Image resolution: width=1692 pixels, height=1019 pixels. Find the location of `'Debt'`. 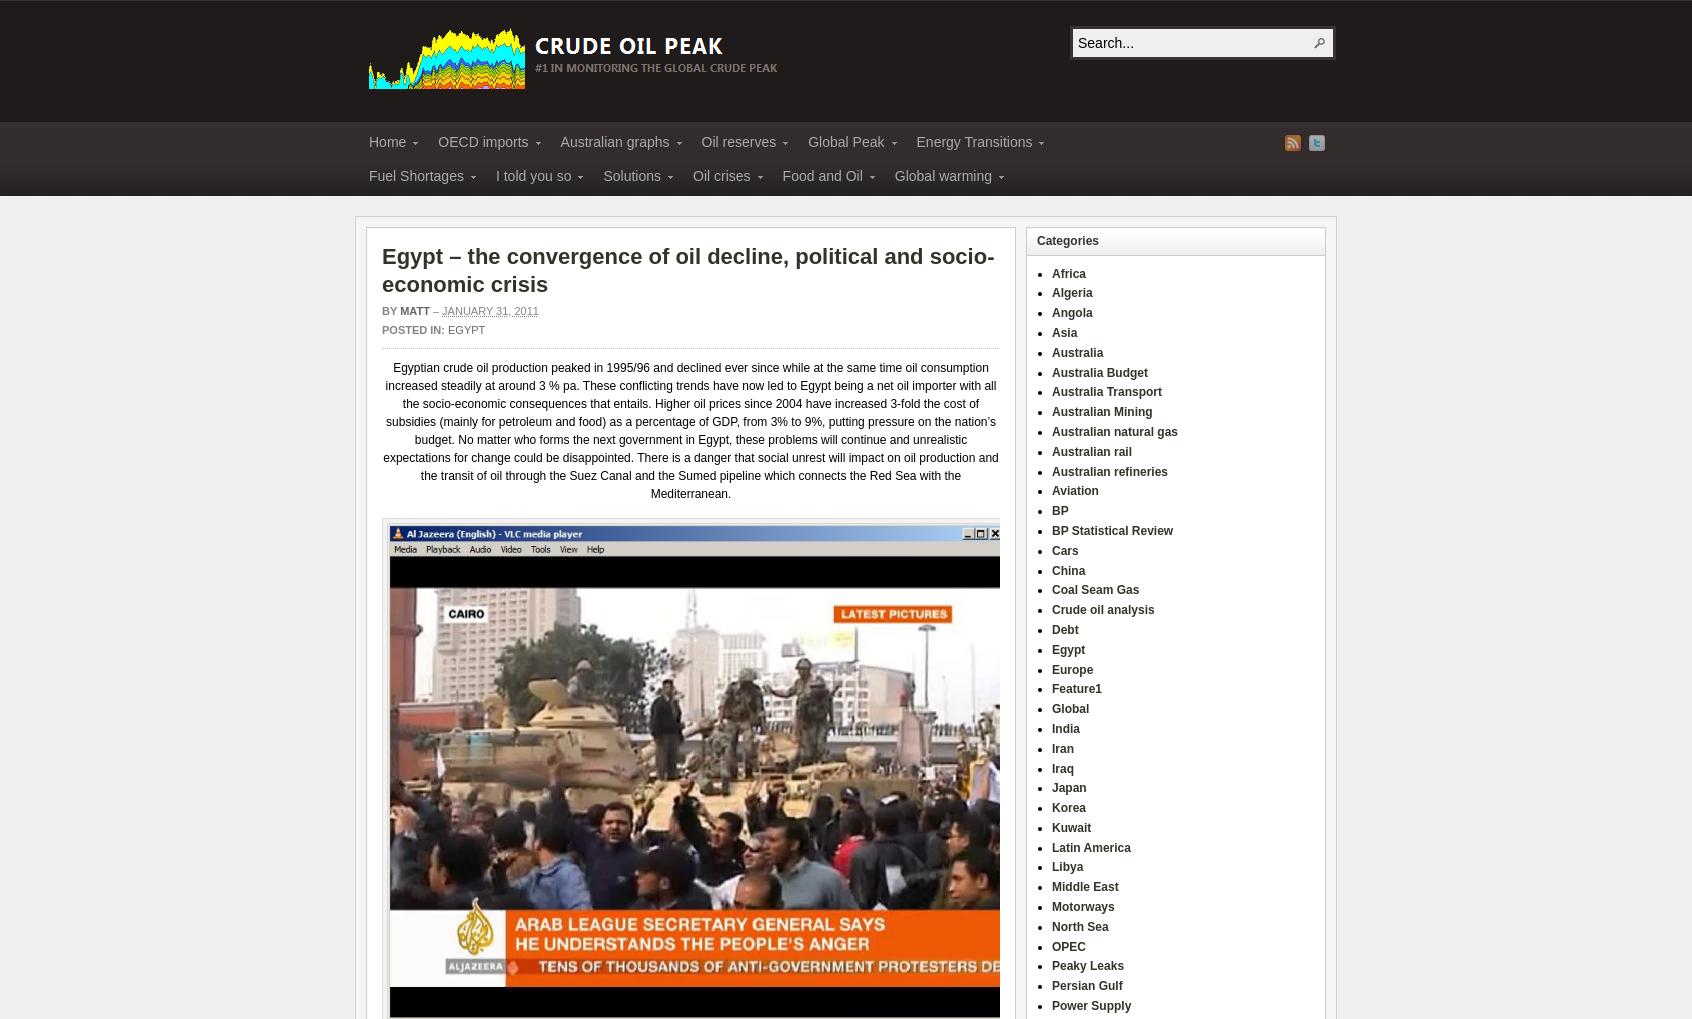

'Debt' is located at coordinates (1050, 629).